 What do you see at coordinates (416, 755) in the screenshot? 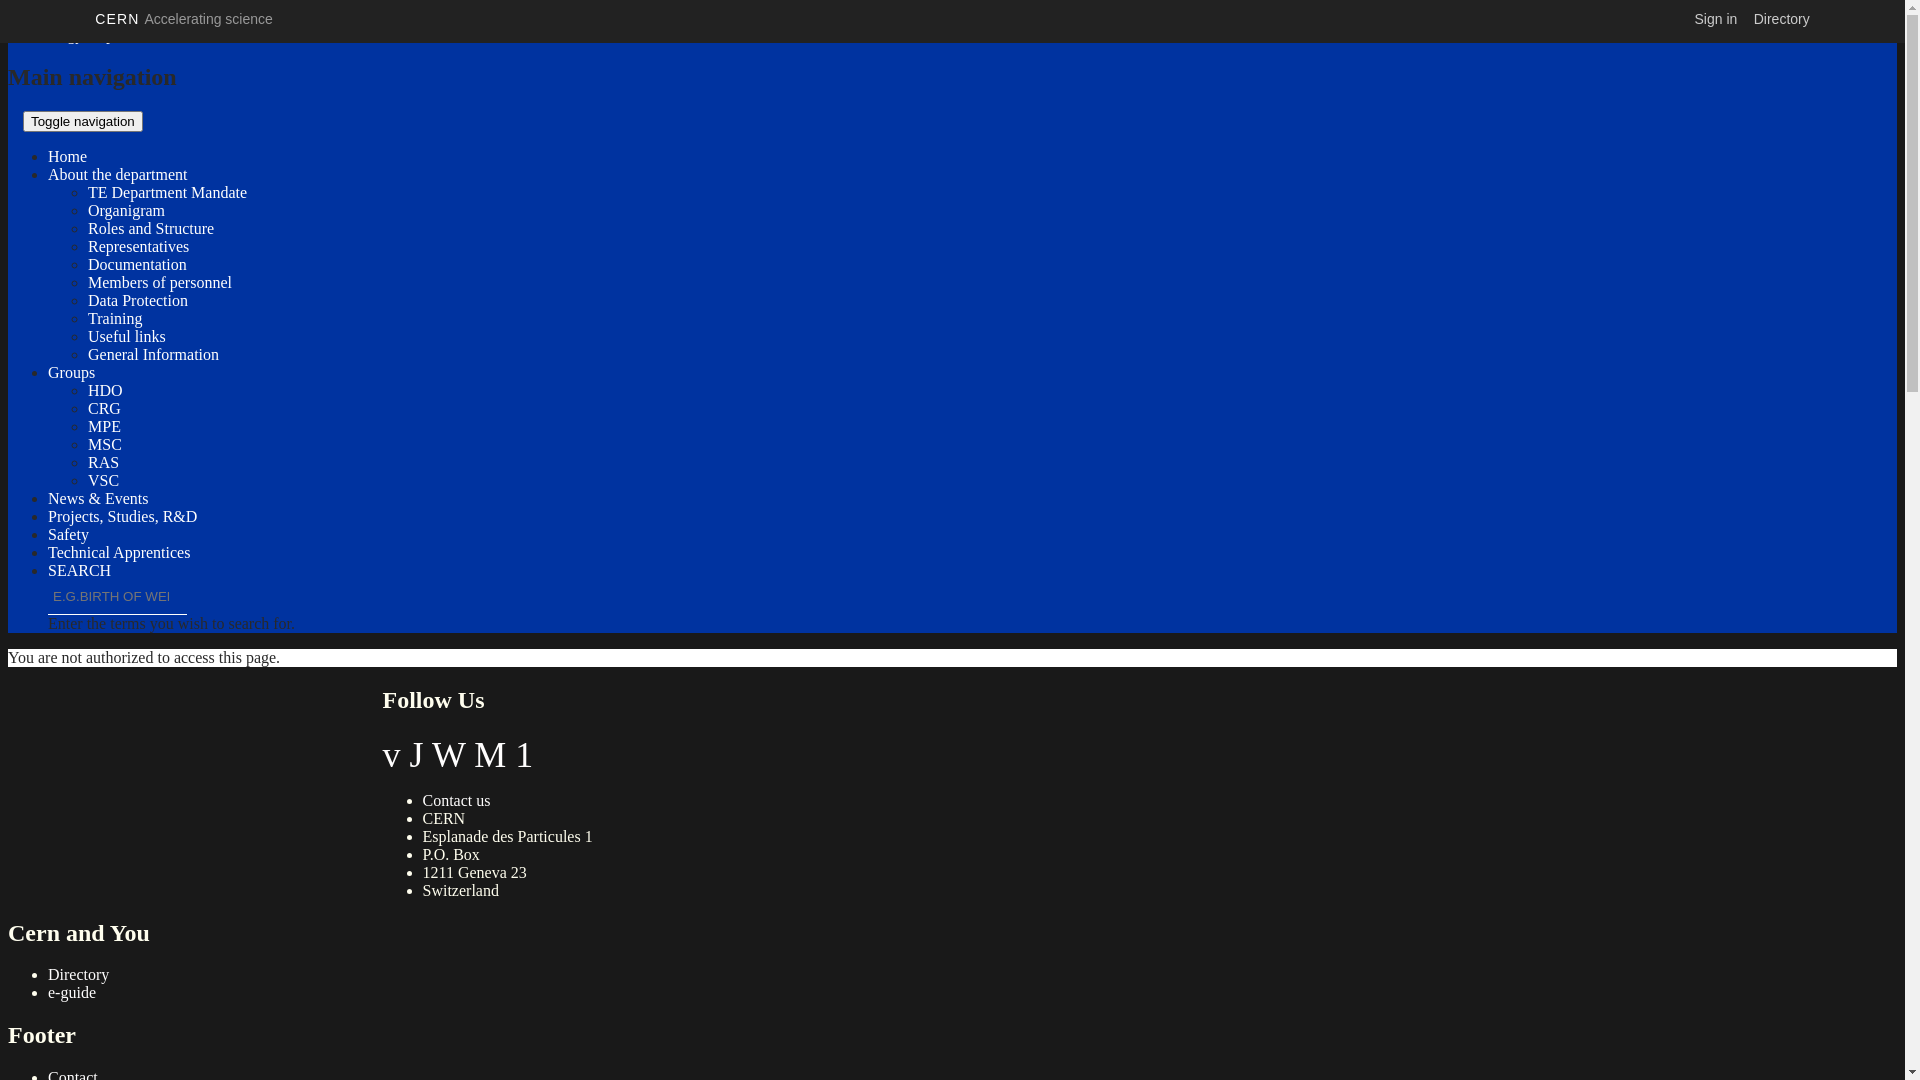
I see `'J'` at bounding box center [416, 755].